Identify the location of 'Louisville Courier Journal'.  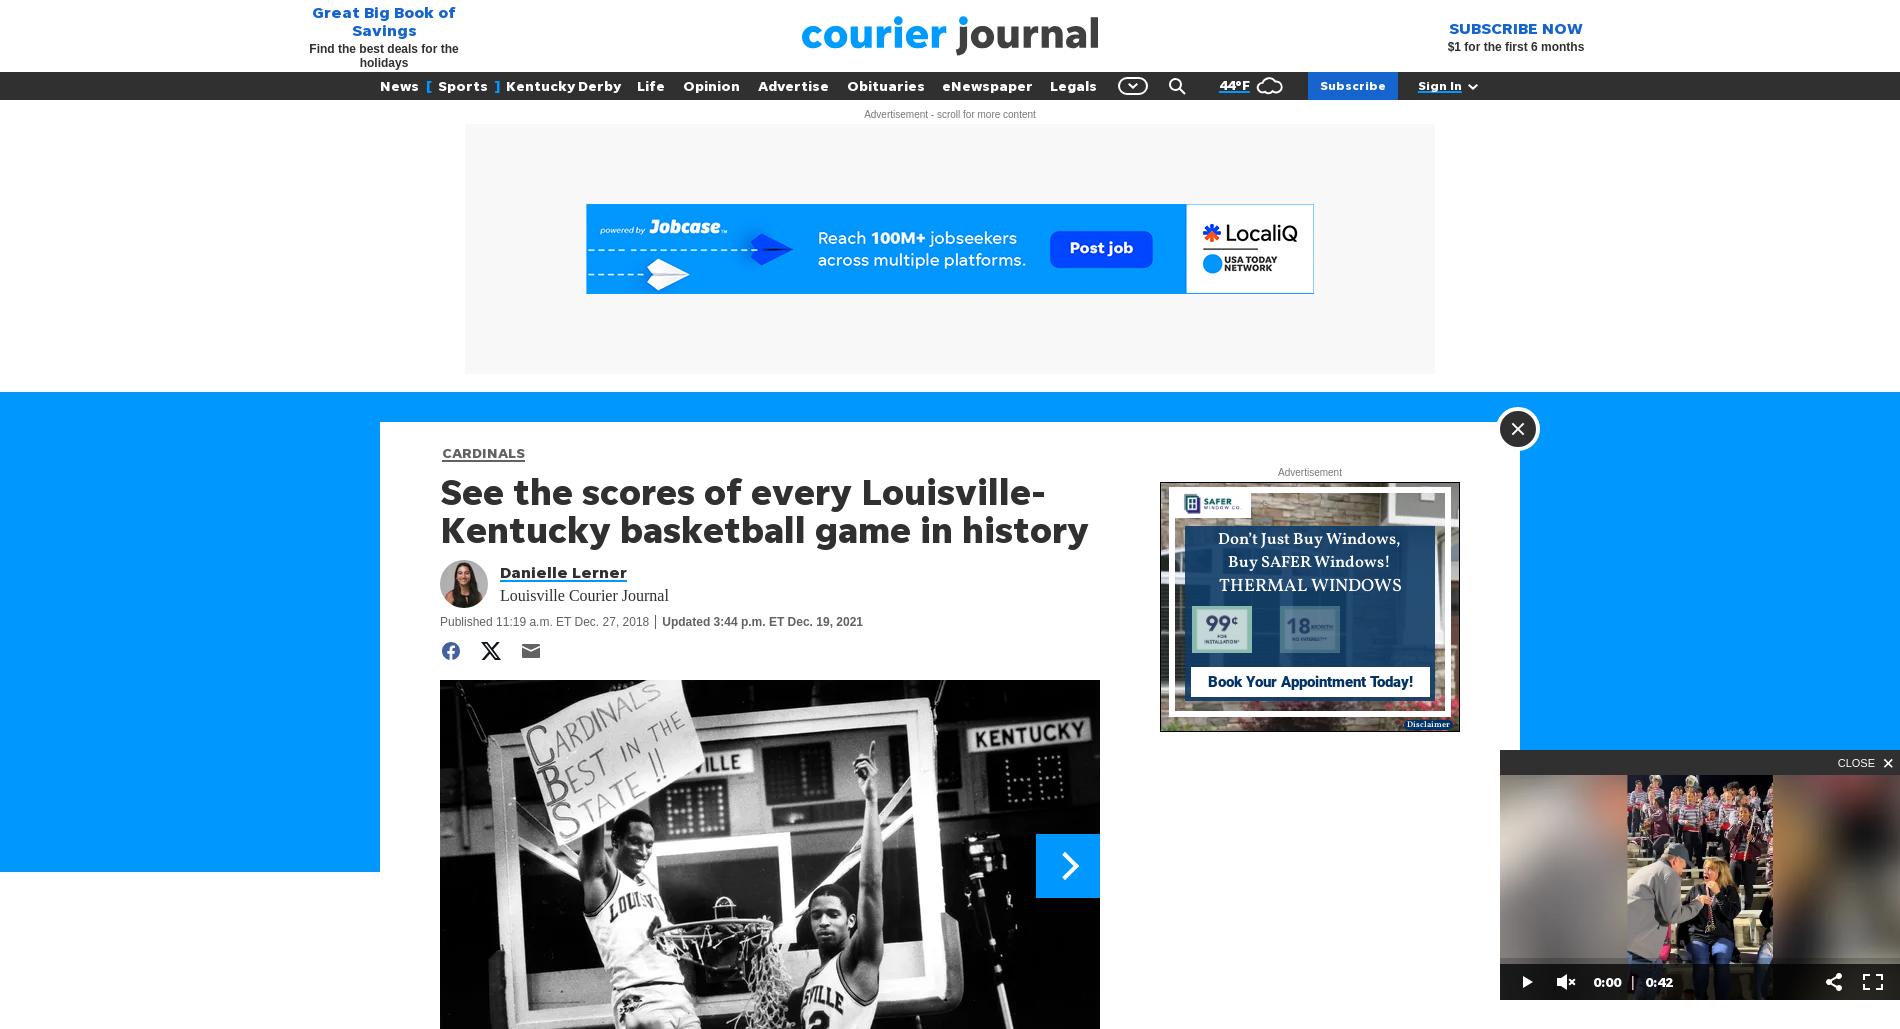
(500, 595).